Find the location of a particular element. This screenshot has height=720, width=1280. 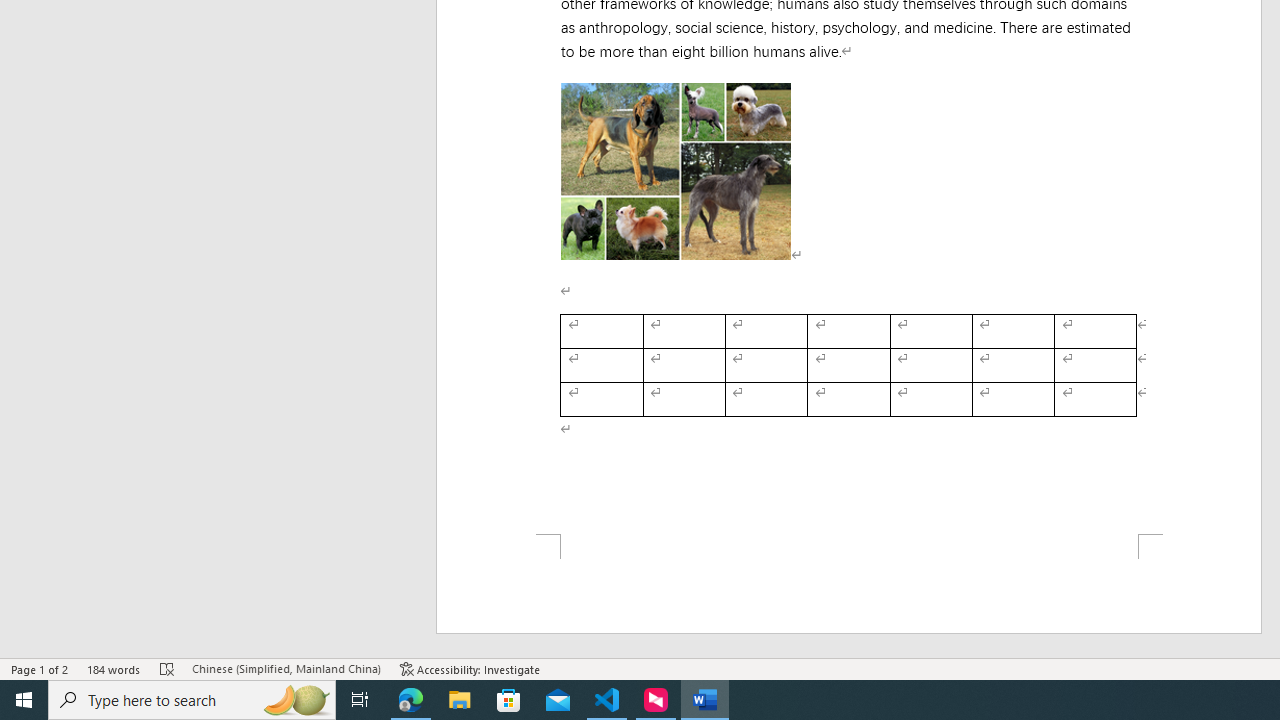

'Page Number Page 1 of 2' is located at coordinates (40, 669).